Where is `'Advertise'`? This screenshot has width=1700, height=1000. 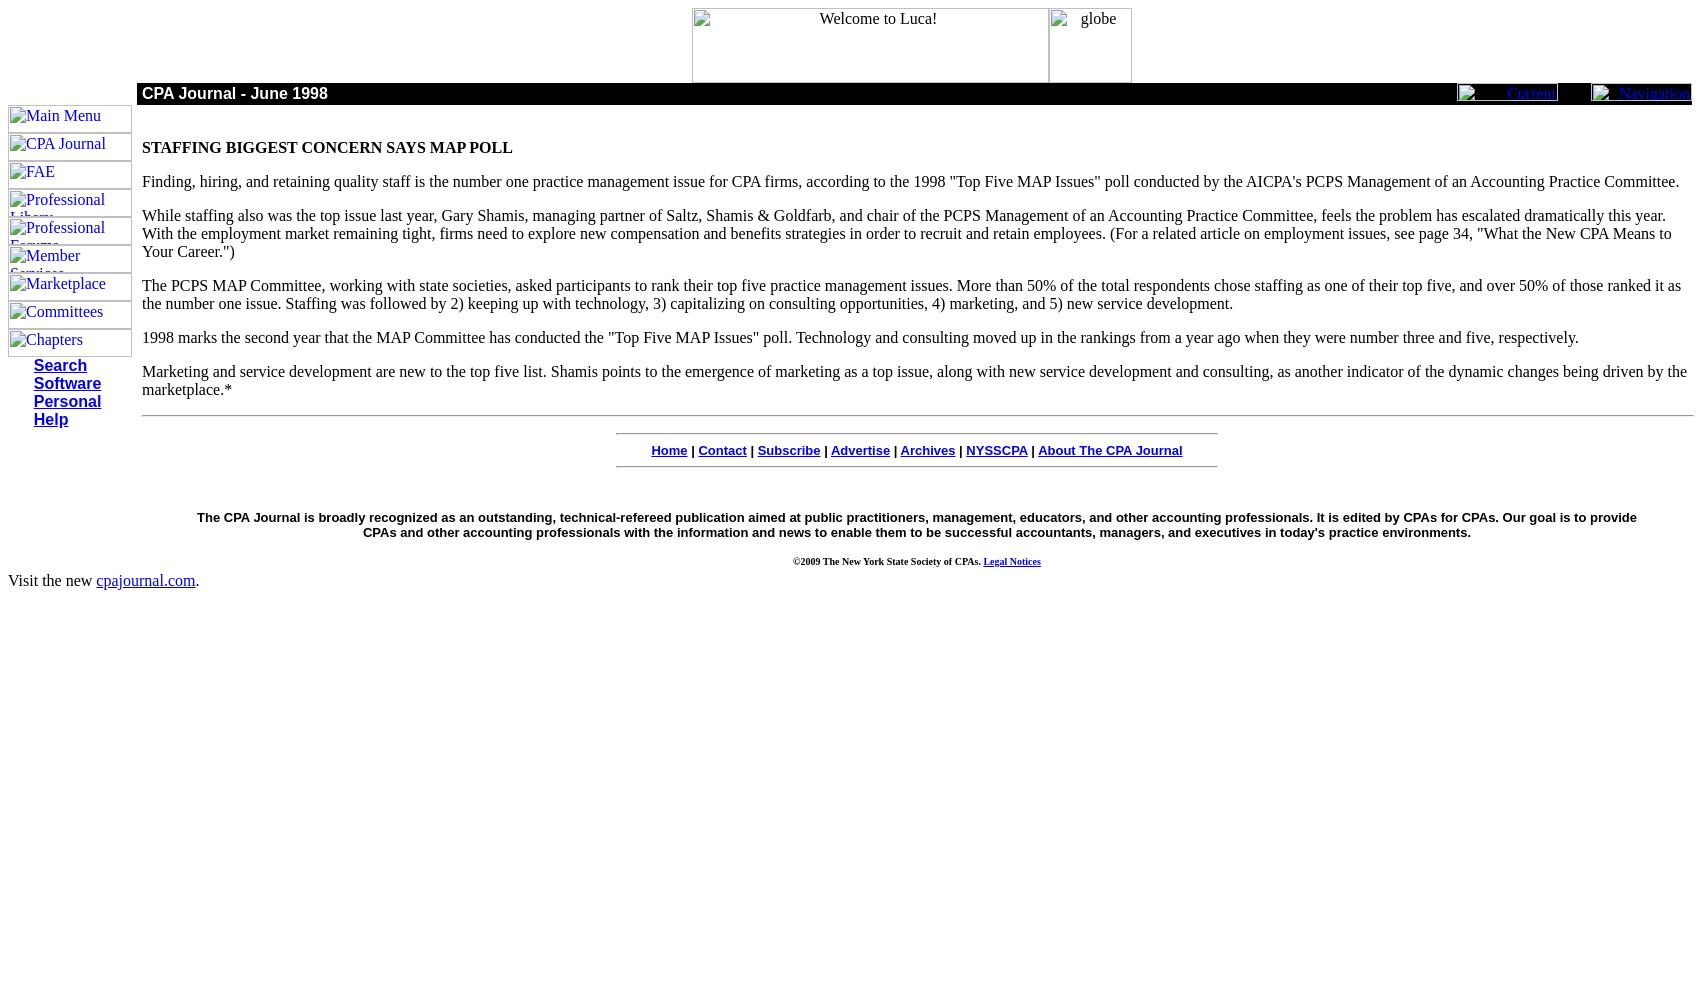 'Advertise' is located at coordinates (860, 449).